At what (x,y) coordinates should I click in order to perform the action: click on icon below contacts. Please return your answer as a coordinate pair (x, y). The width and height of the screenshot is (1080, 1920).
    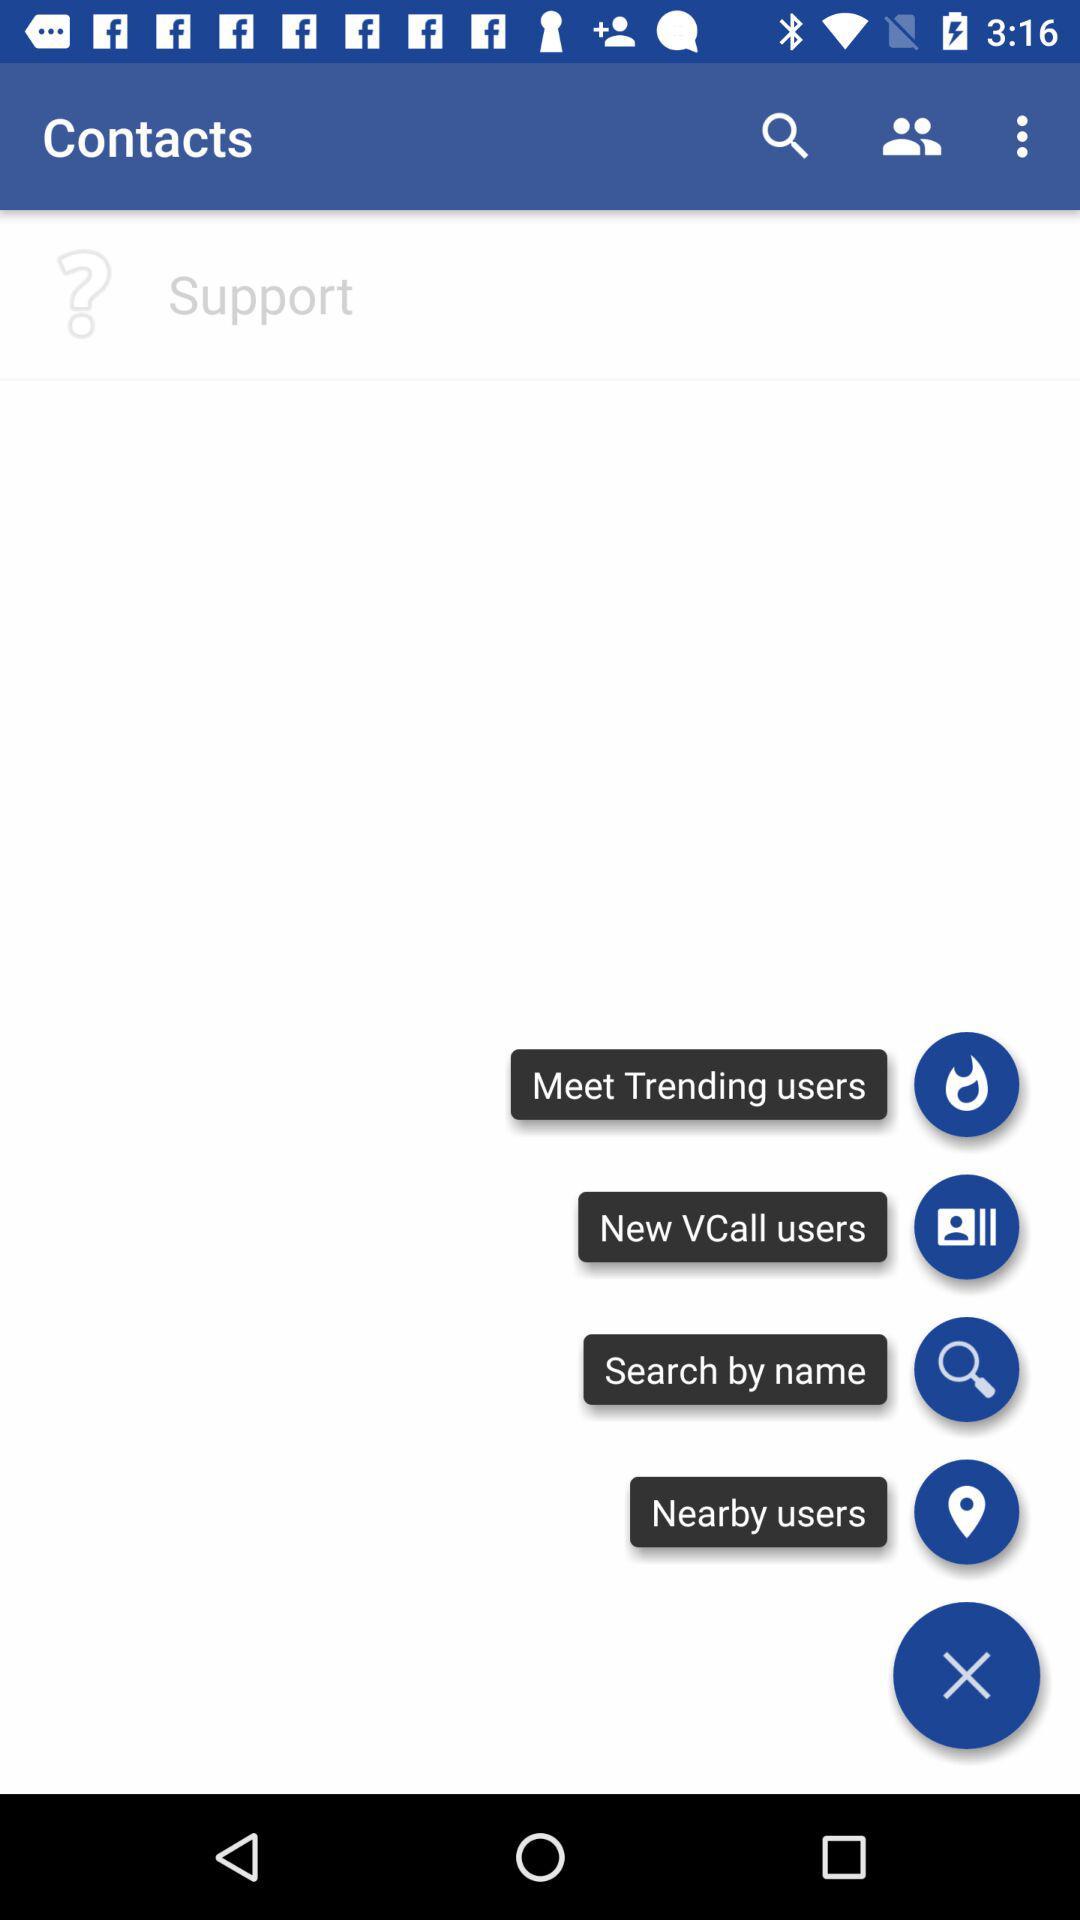
    Looking at the image, I should click on (260, 292).